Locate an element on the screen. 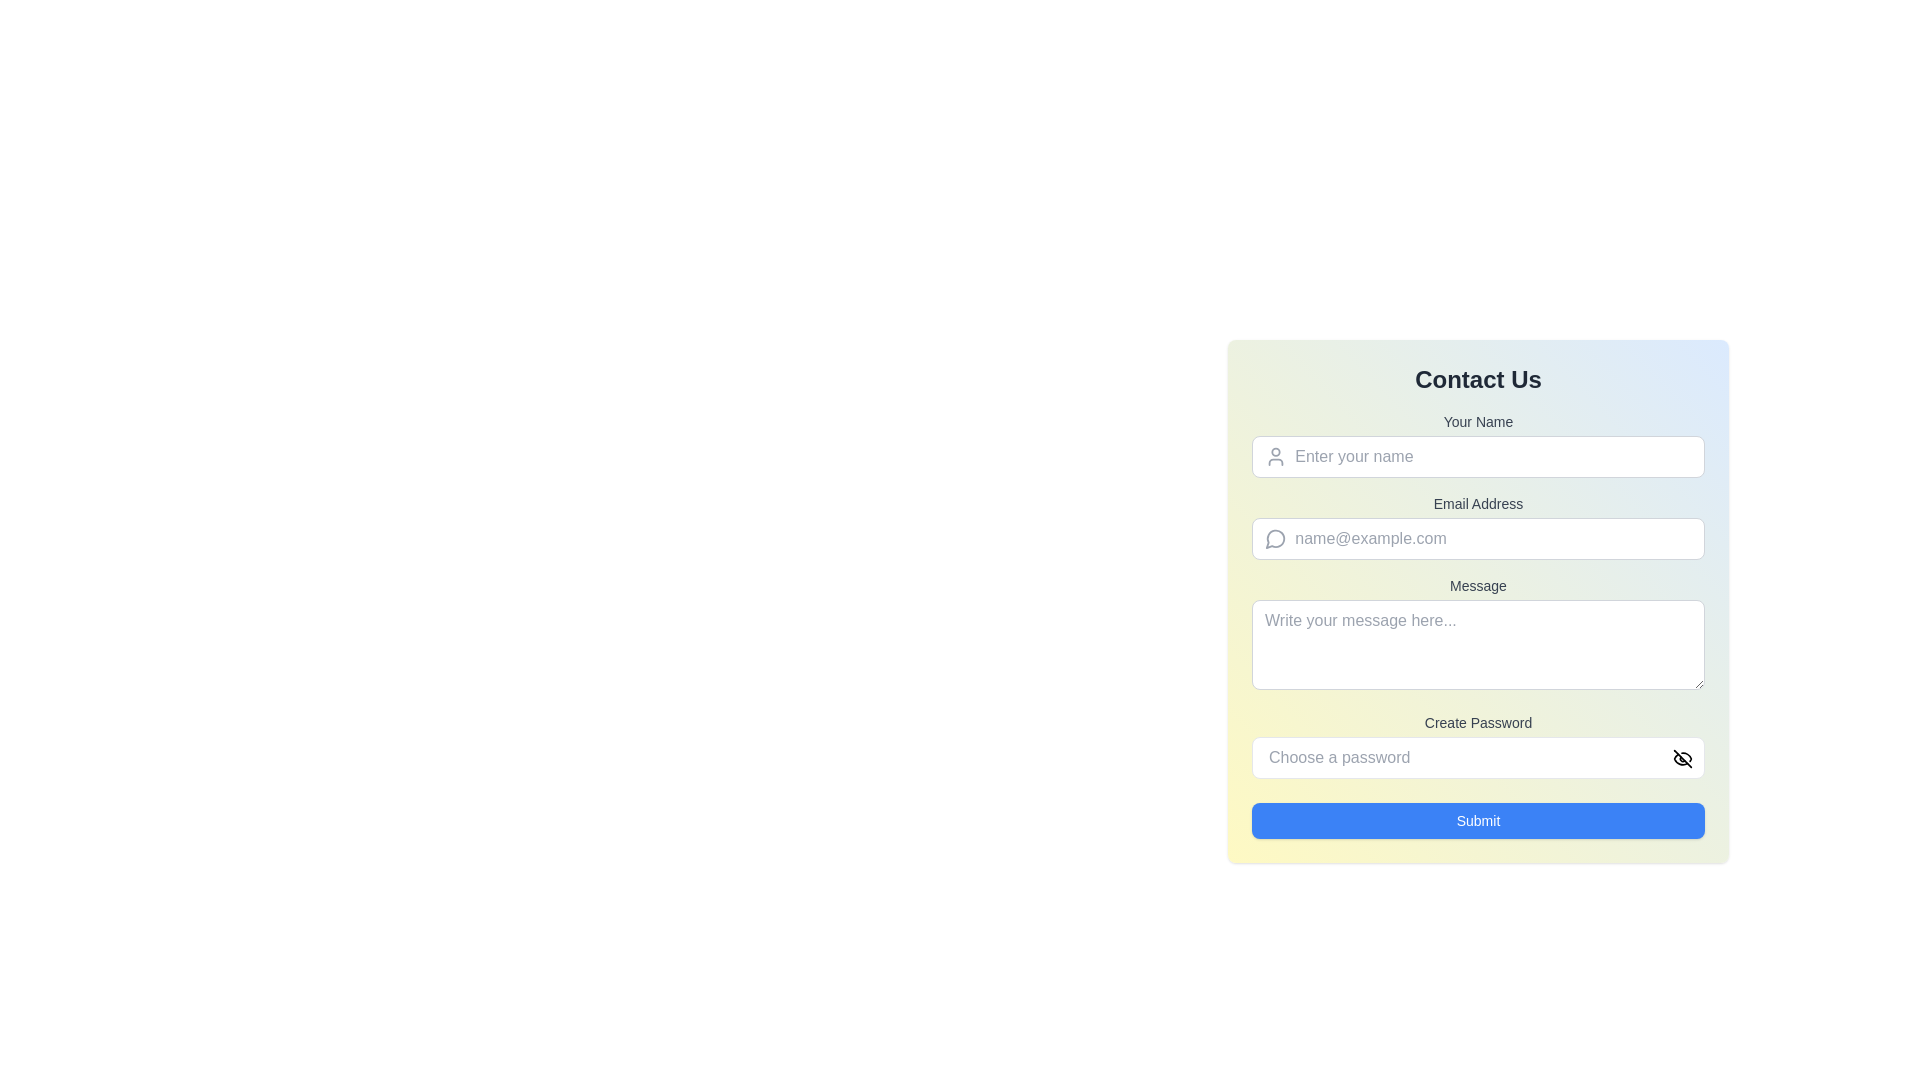 This screenshot has width=1920, height=1080. the eye icon button located at the top-right corner of the 'Choose a password' input field in the 'Create Password' section is located at coordinates (1682, 759).